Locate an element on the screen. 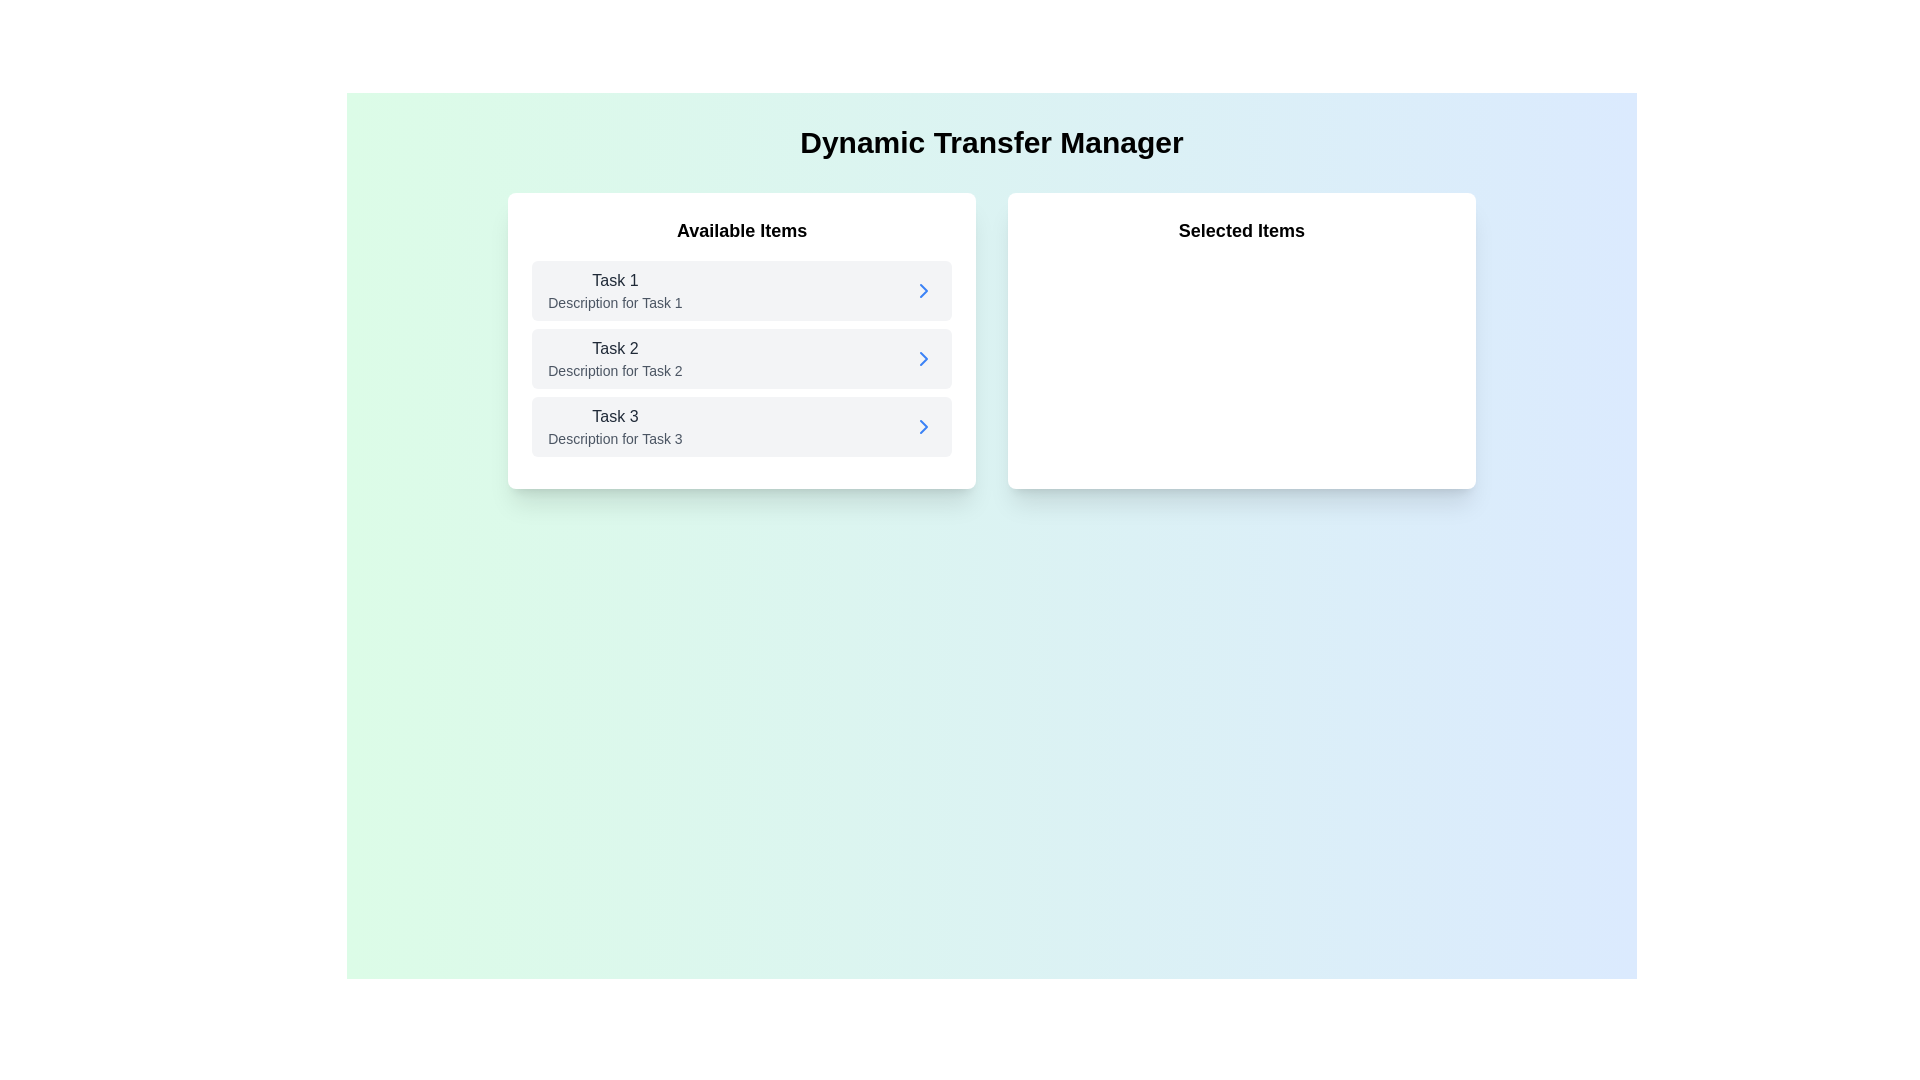 Image resolution: width=1920 pixels, height=1080 pixels. the chevron icon button in the 'Available Items' section is located at coordinates (923, 357).